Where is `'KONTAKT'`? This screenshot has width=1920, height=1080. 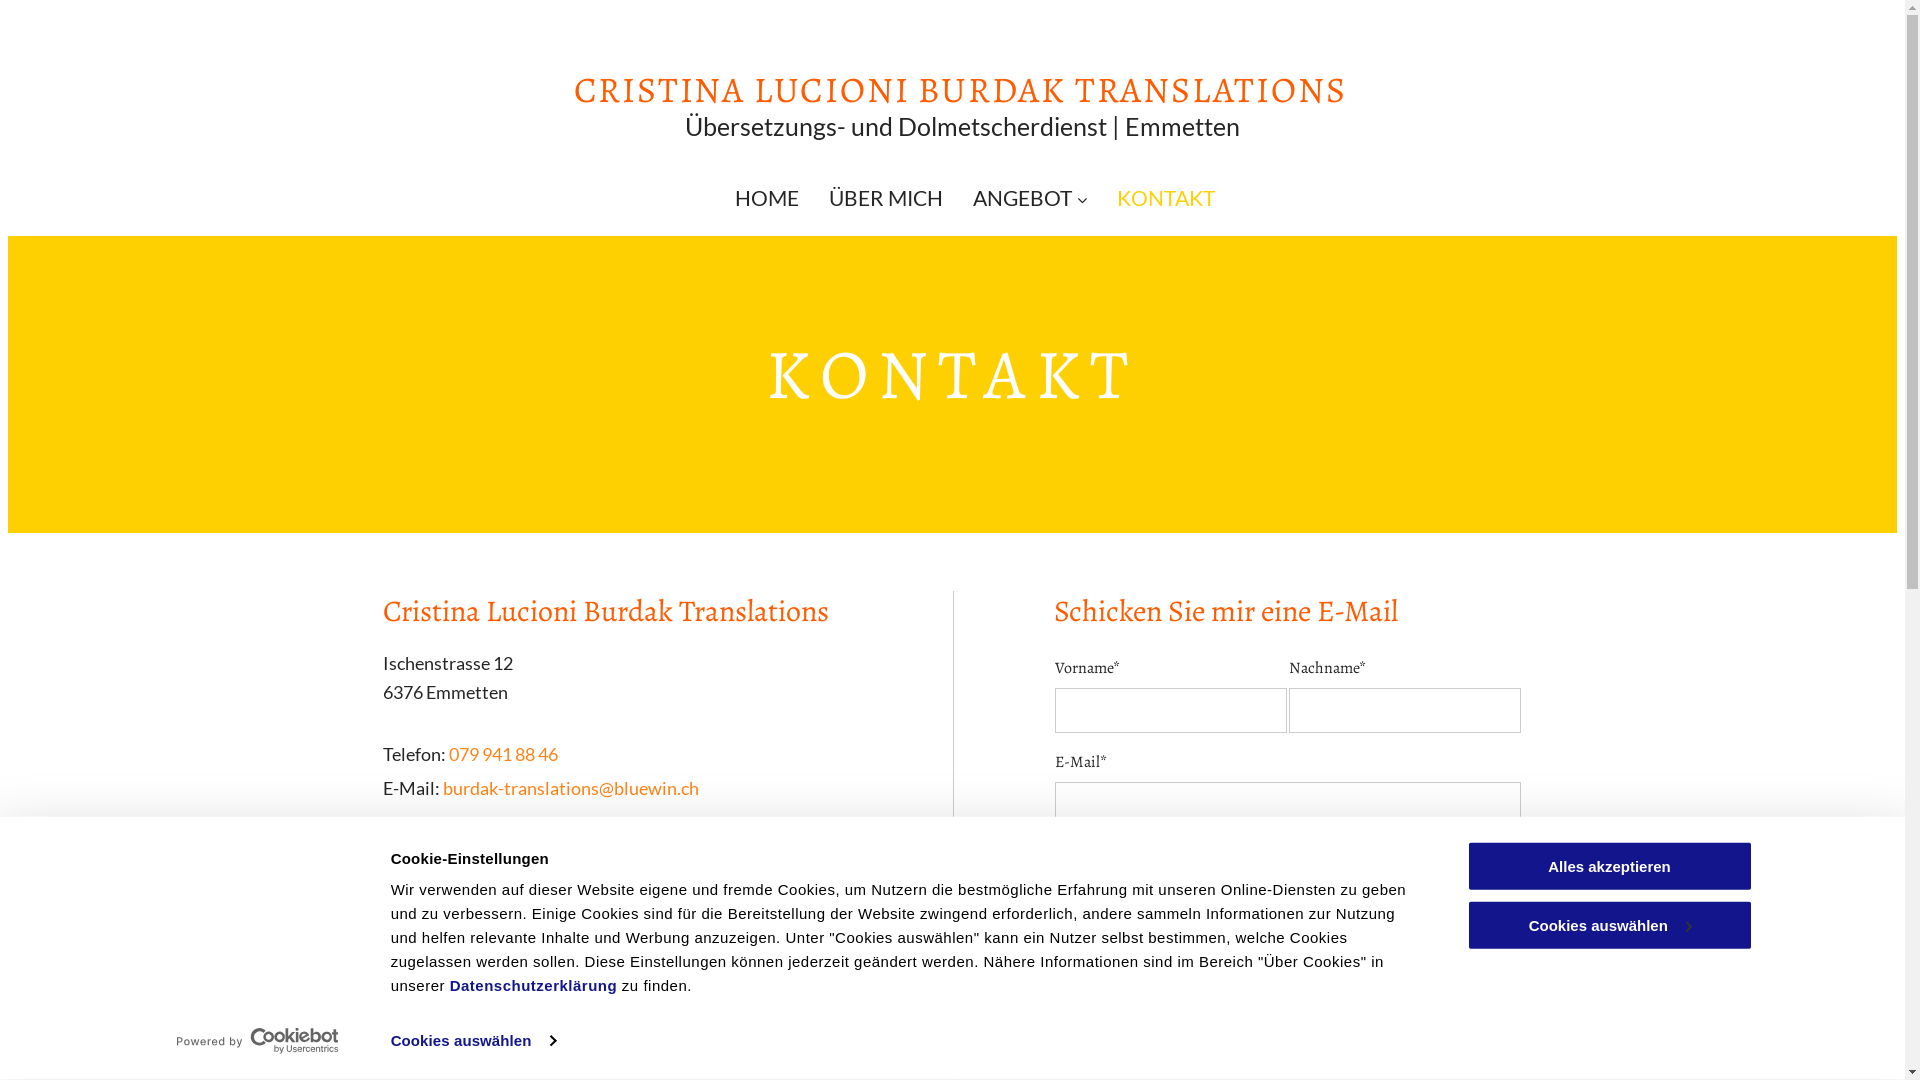
'KONTAKT' is located at coordinates (1166, 197).